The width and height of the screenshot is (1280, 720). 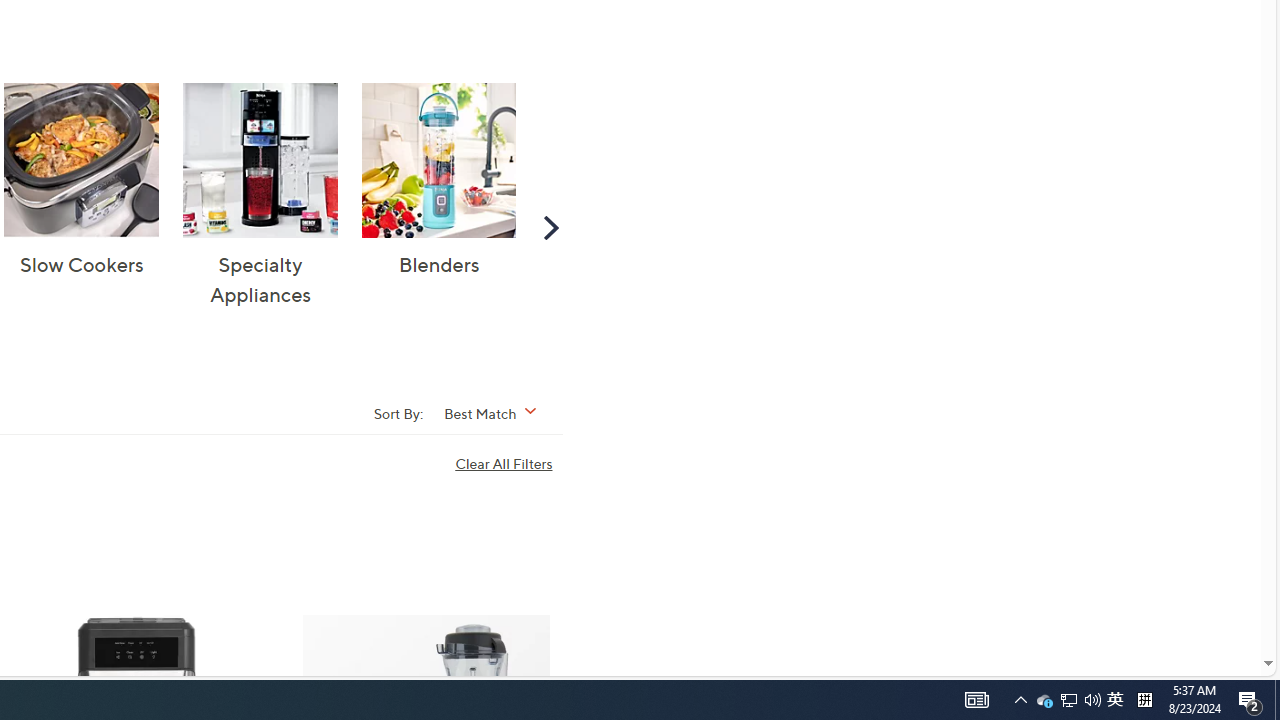 I want to click on 'Blenders', so click(x=438, y=159).